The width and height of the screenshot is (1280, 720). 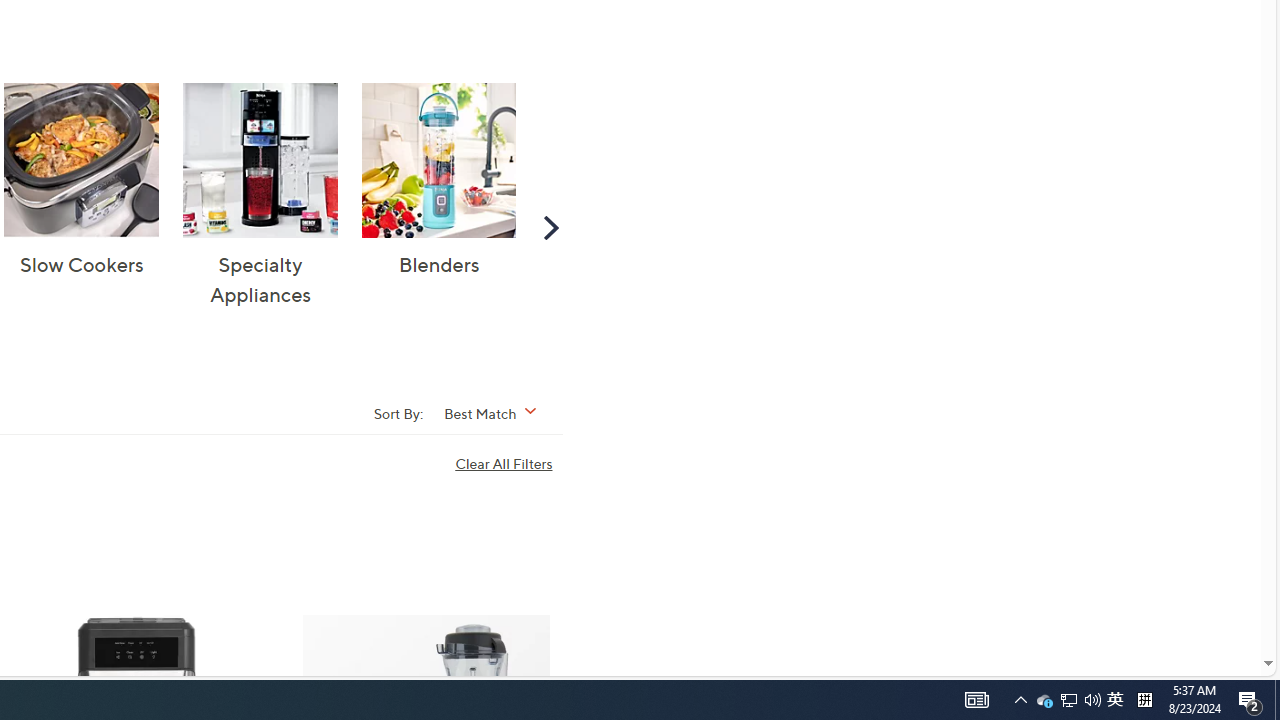 I want to click on 'Blenders', so click(x=438, y=159).